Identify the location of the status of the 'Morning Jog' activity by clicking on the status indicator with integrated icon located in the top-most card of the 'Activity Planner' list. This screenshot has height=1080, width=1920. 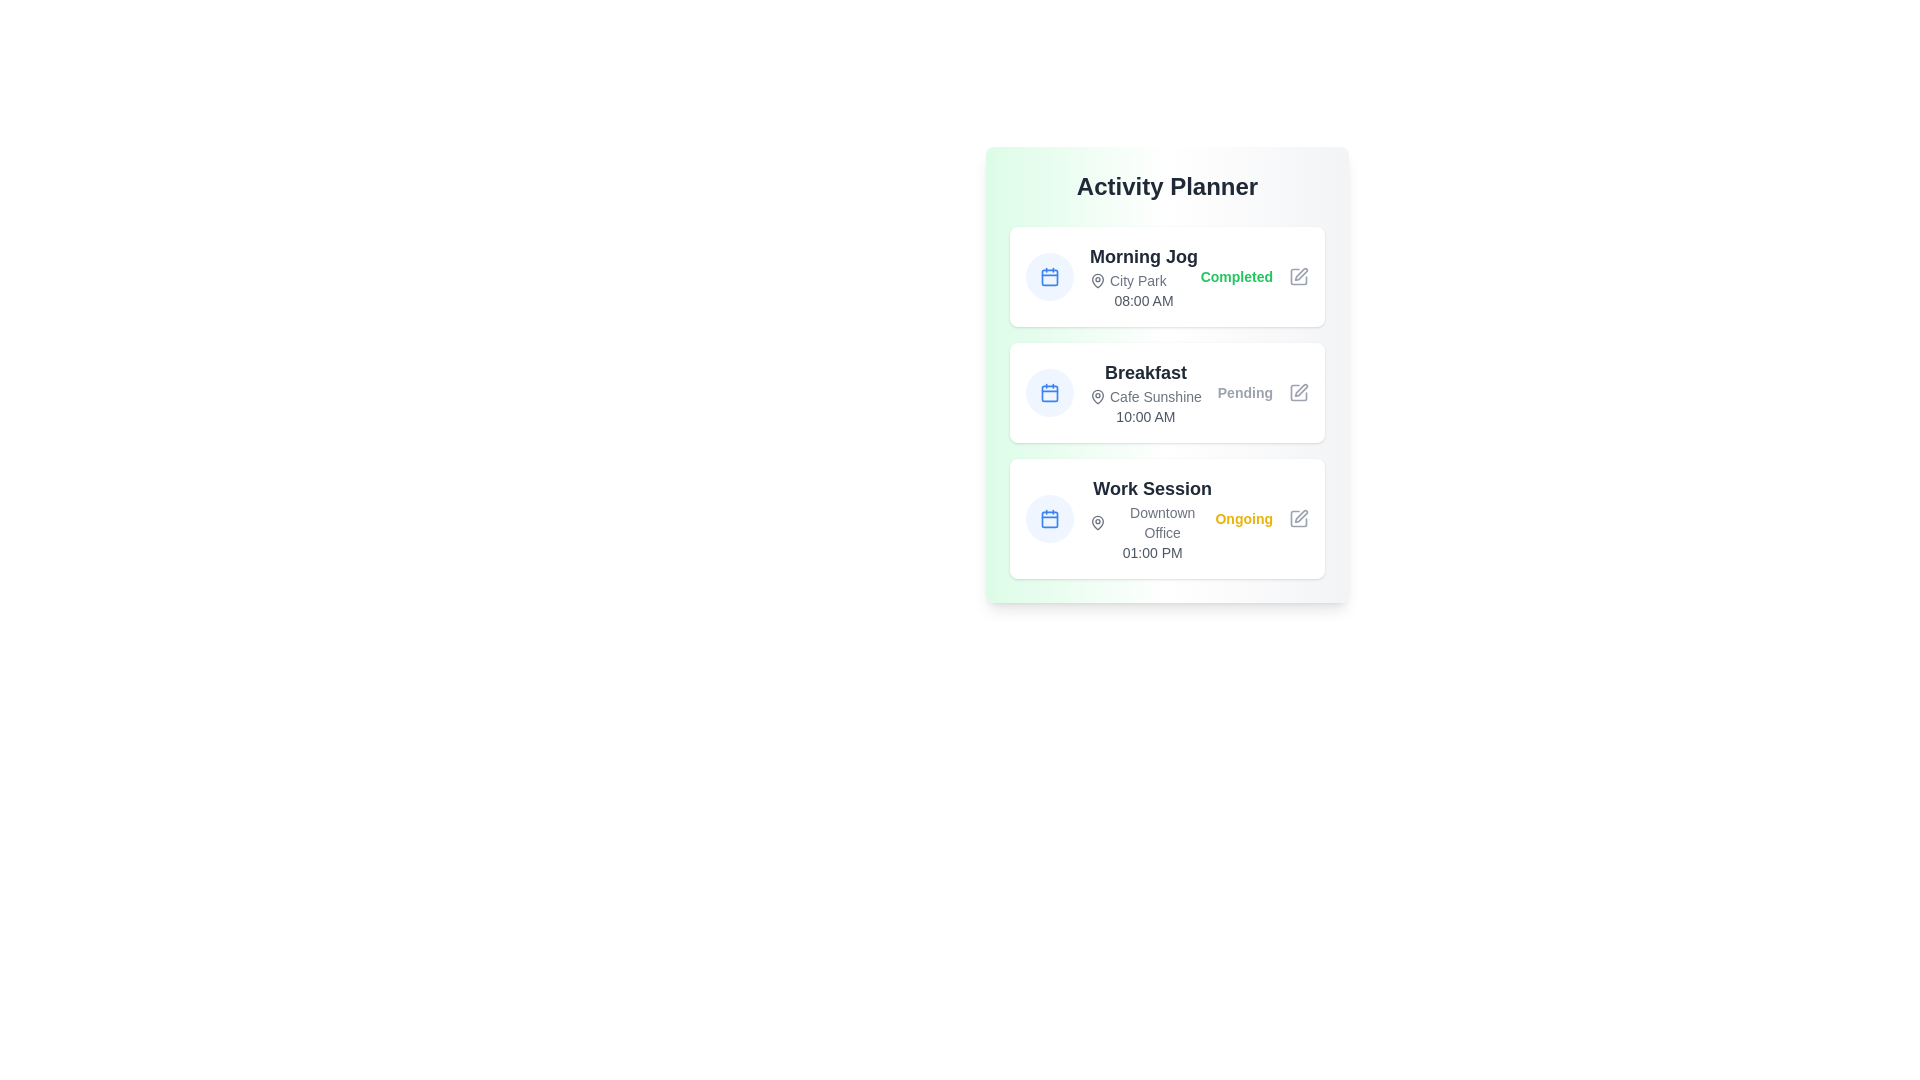
(1253, 277).